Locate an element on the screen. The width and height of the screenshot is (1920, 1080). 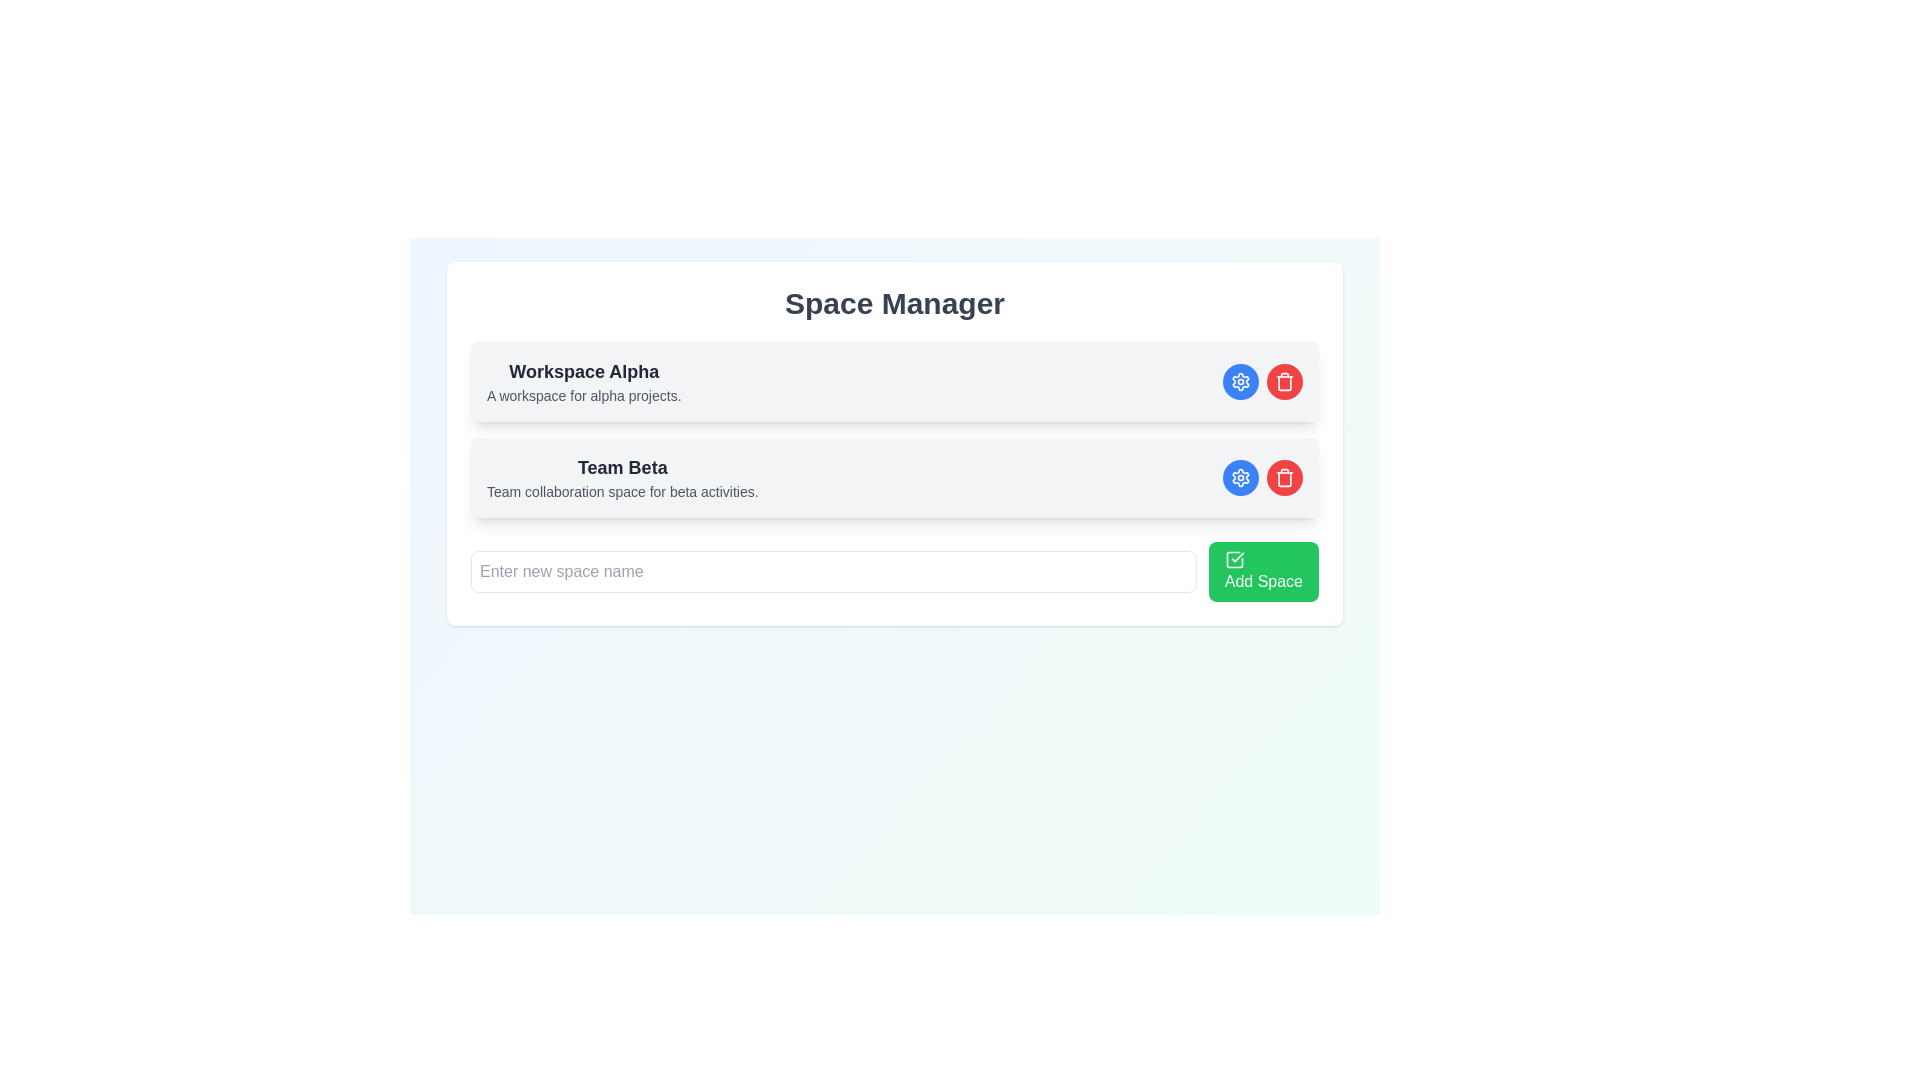
the configuration icon for the 'Team Beta' workspace, located to the right of the 'Team Beta' label and adjacent to the red trash icon is located at coordinates (1240, 381).